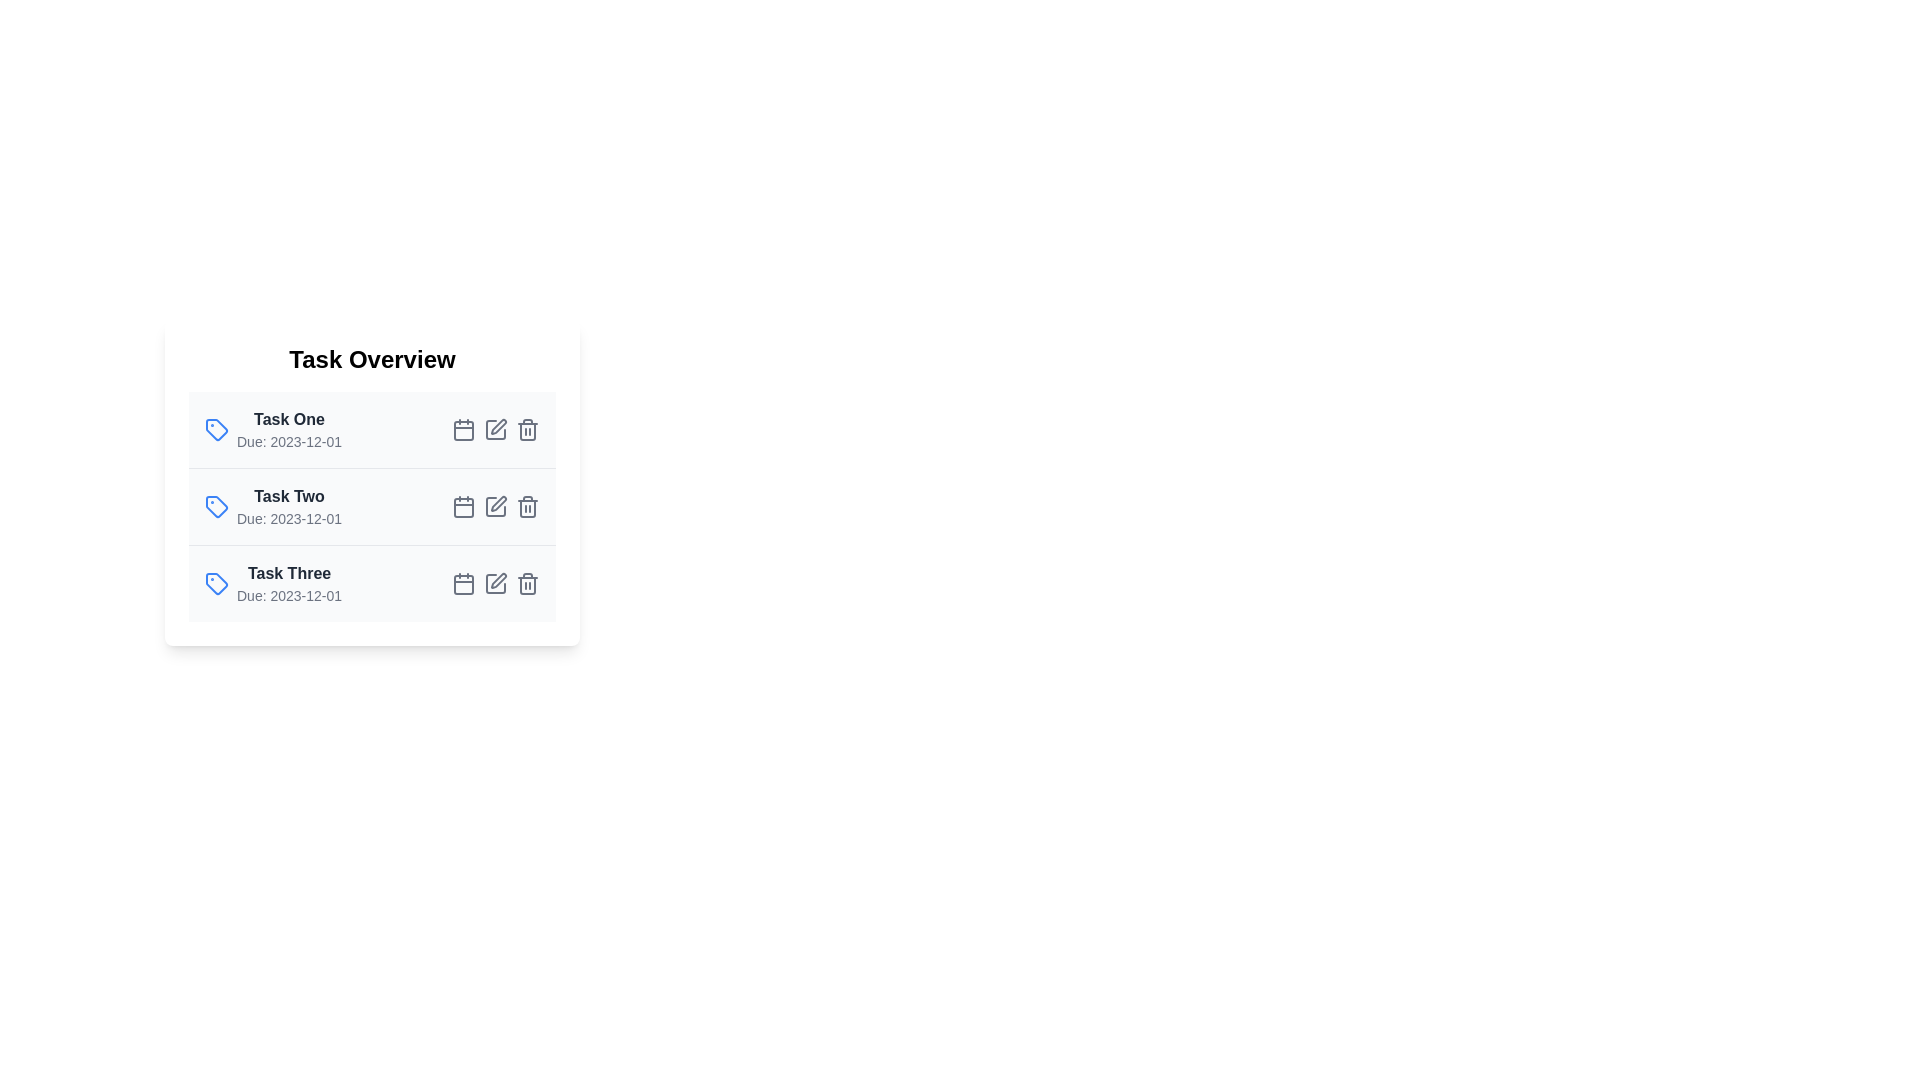 This screenshot has height=1080, width=1920. Describe the element at coordinates (288, 583) in the screenshot. I see `the text field that displays the task information for 'Task Three' located in the 'Task Overview' card, below 'Task Two'` at that location.